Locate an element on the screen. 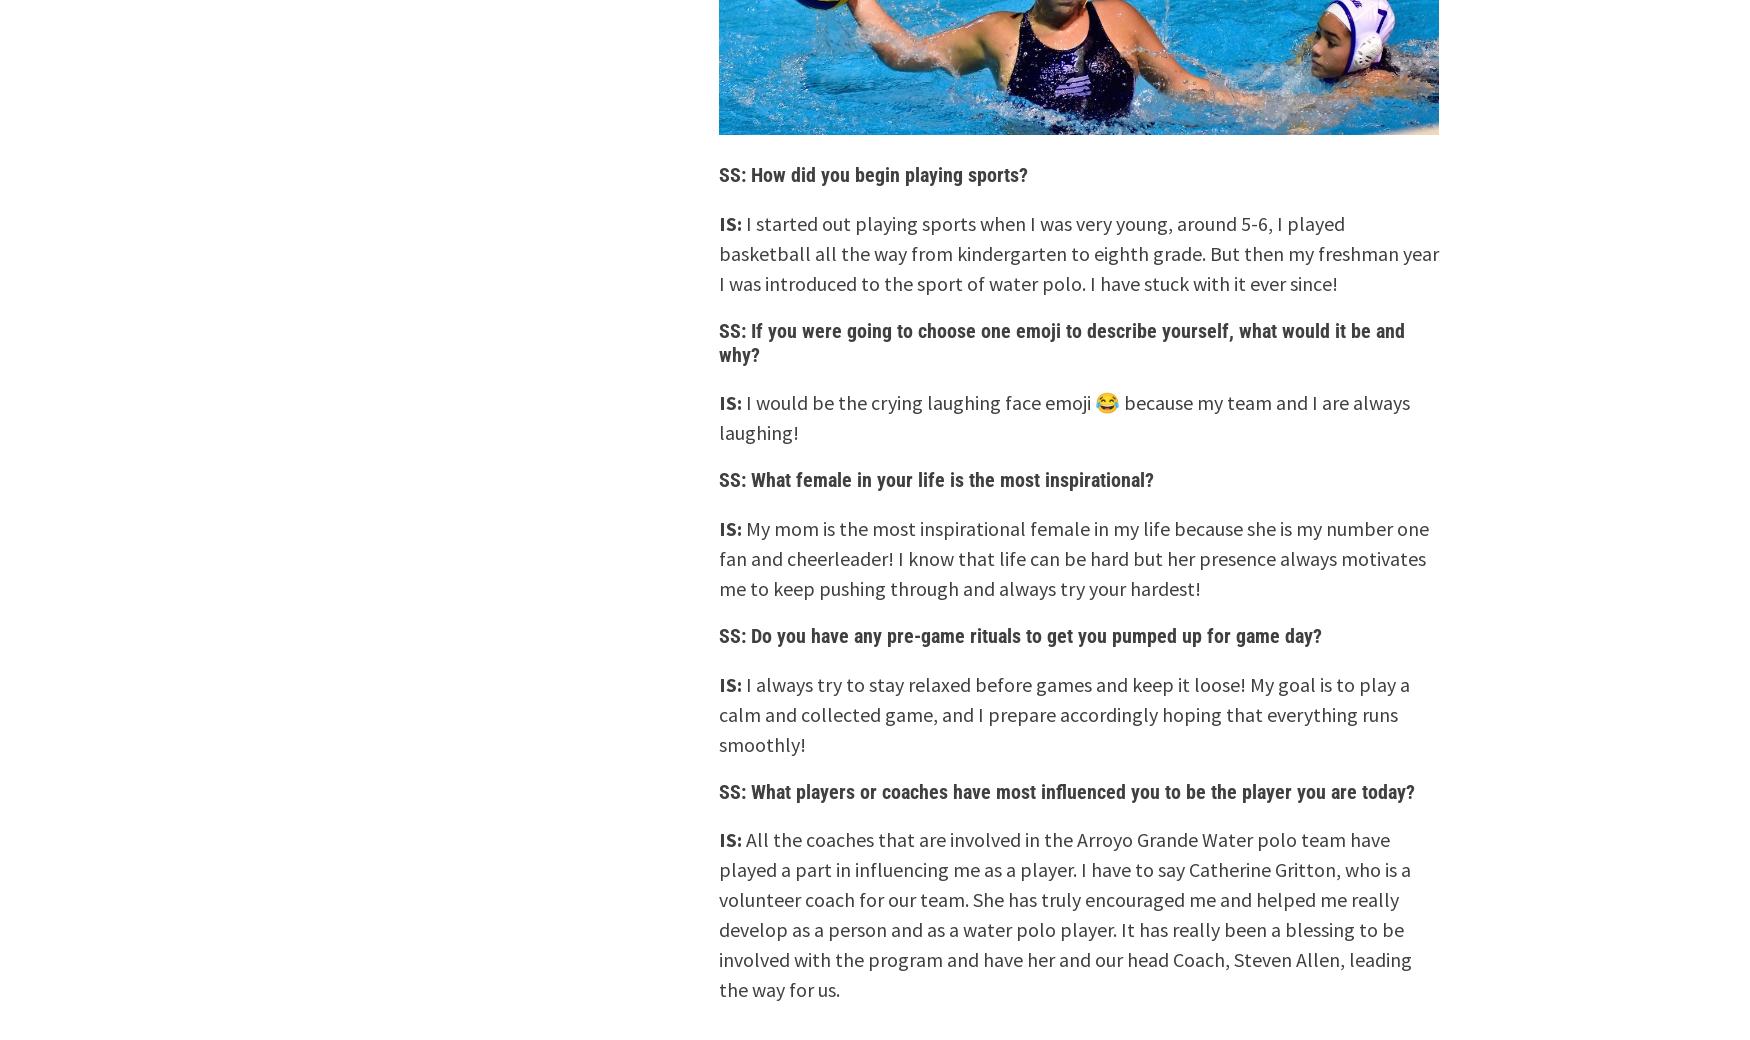 The height and width of the screenshot is (1040, 1750). 'My mom is the most inspirational female in my life because she is my number one fan and cheerleader! I know that life can be hard but her presence always motivates me to keep pushing through and always try your hardest!' is located at coordinates (1073, 557).